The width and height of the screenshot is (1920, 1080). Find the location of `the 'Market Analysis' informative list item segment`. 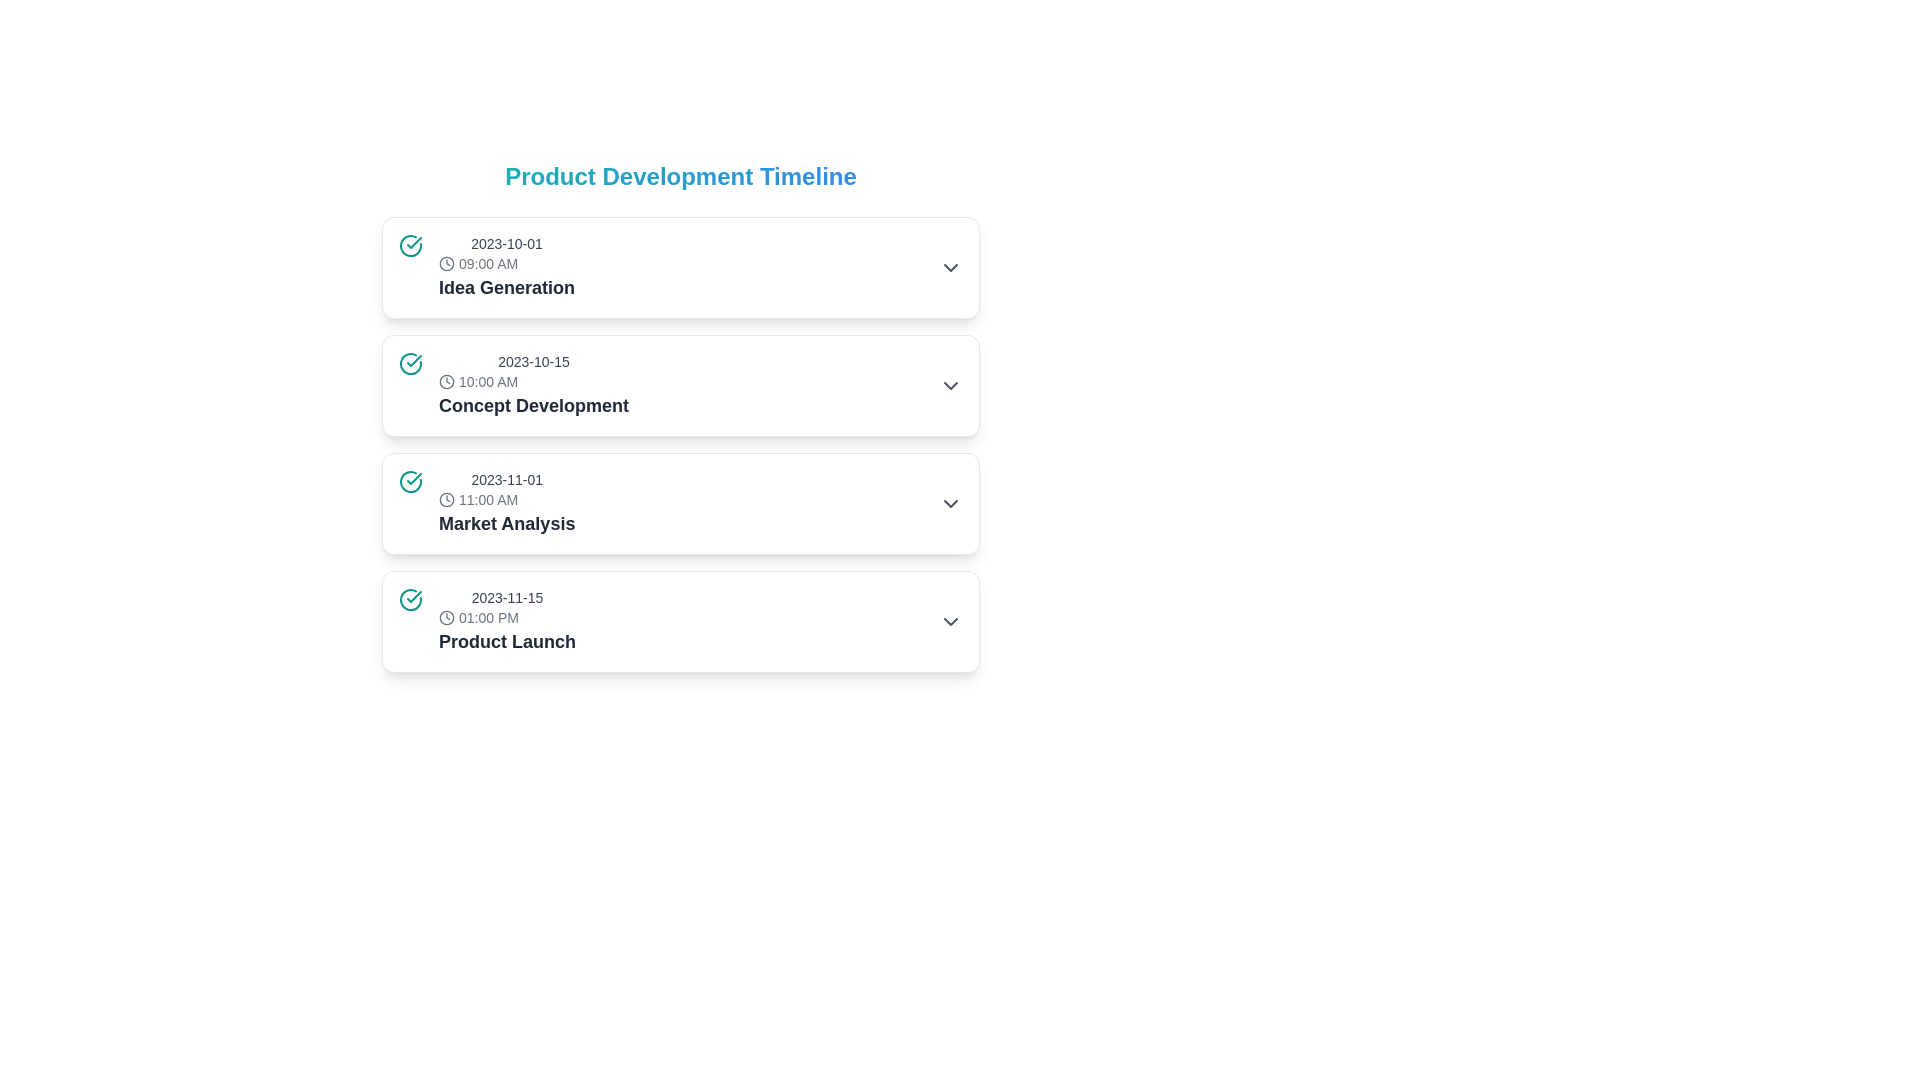

the 'Market Analysis' informative list item segment is located at coordinates (487, 503).